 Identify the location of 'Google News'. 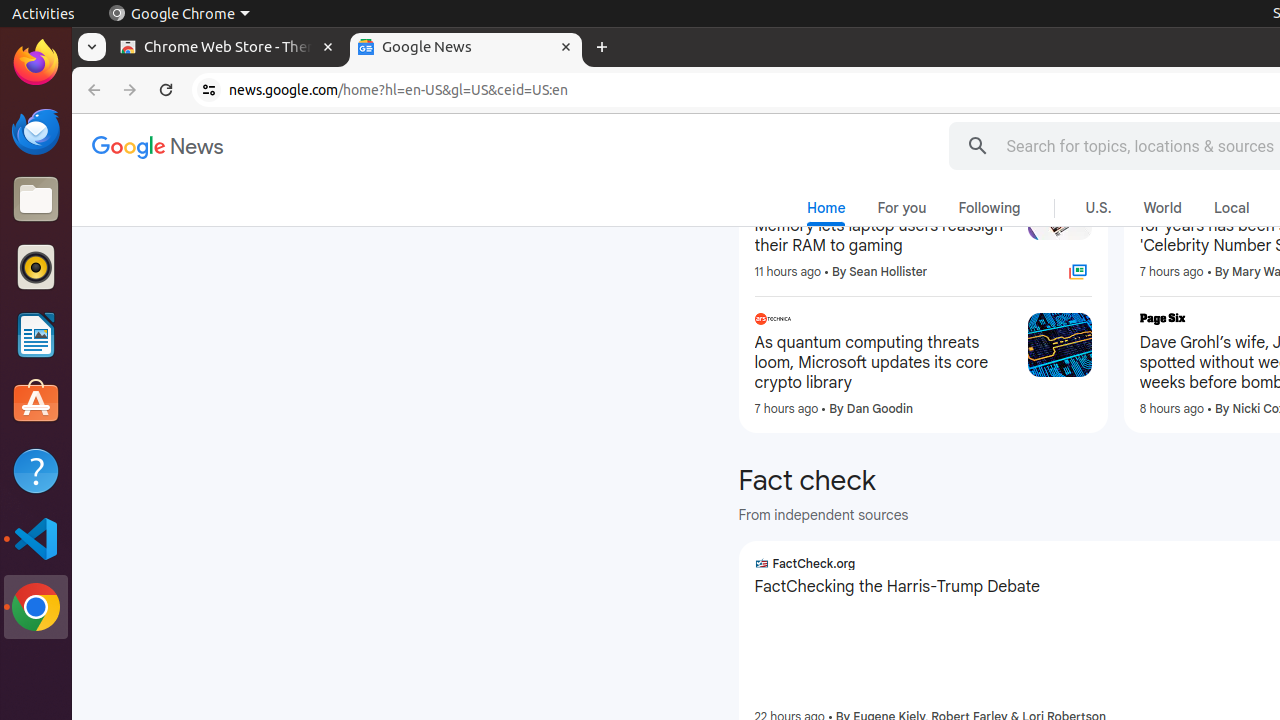
(156, 147).